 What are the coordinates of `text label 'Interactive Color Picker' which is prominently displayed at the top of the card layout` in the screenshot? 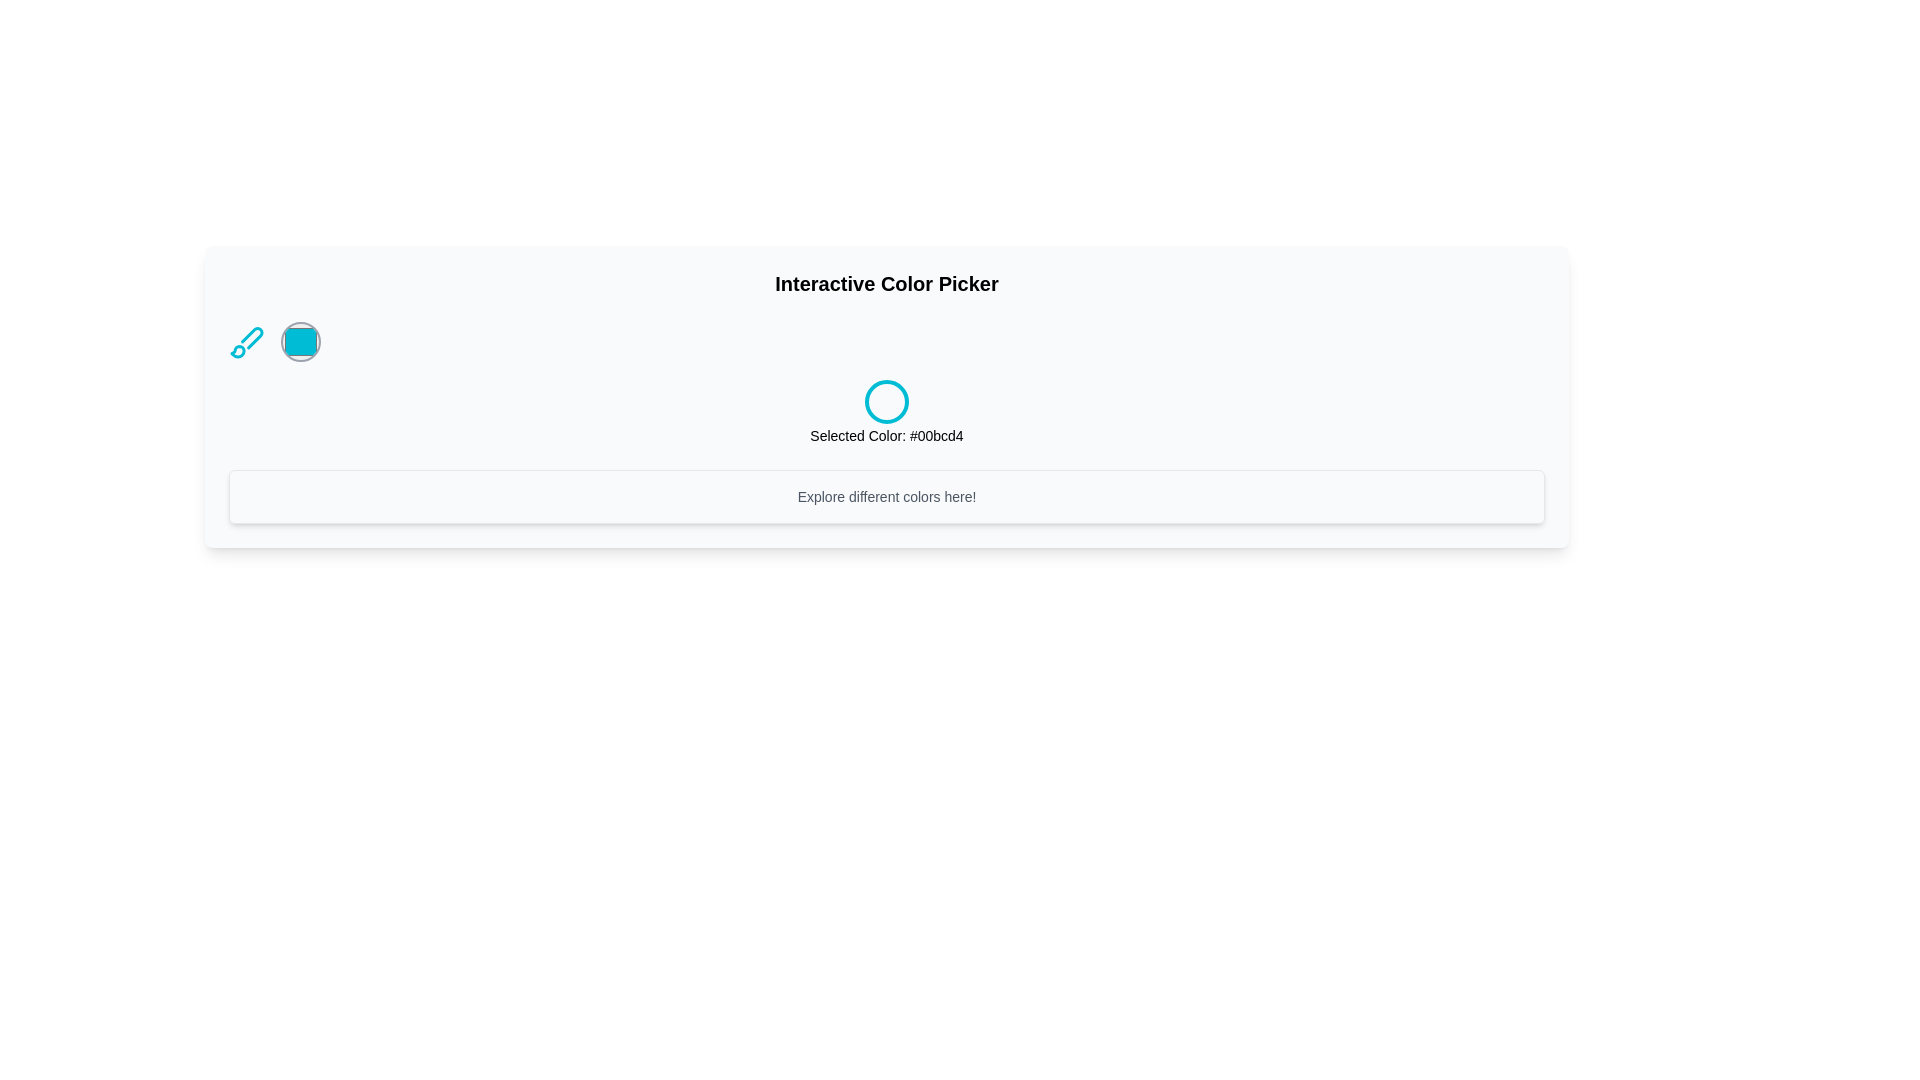 It's located at (886, 284).